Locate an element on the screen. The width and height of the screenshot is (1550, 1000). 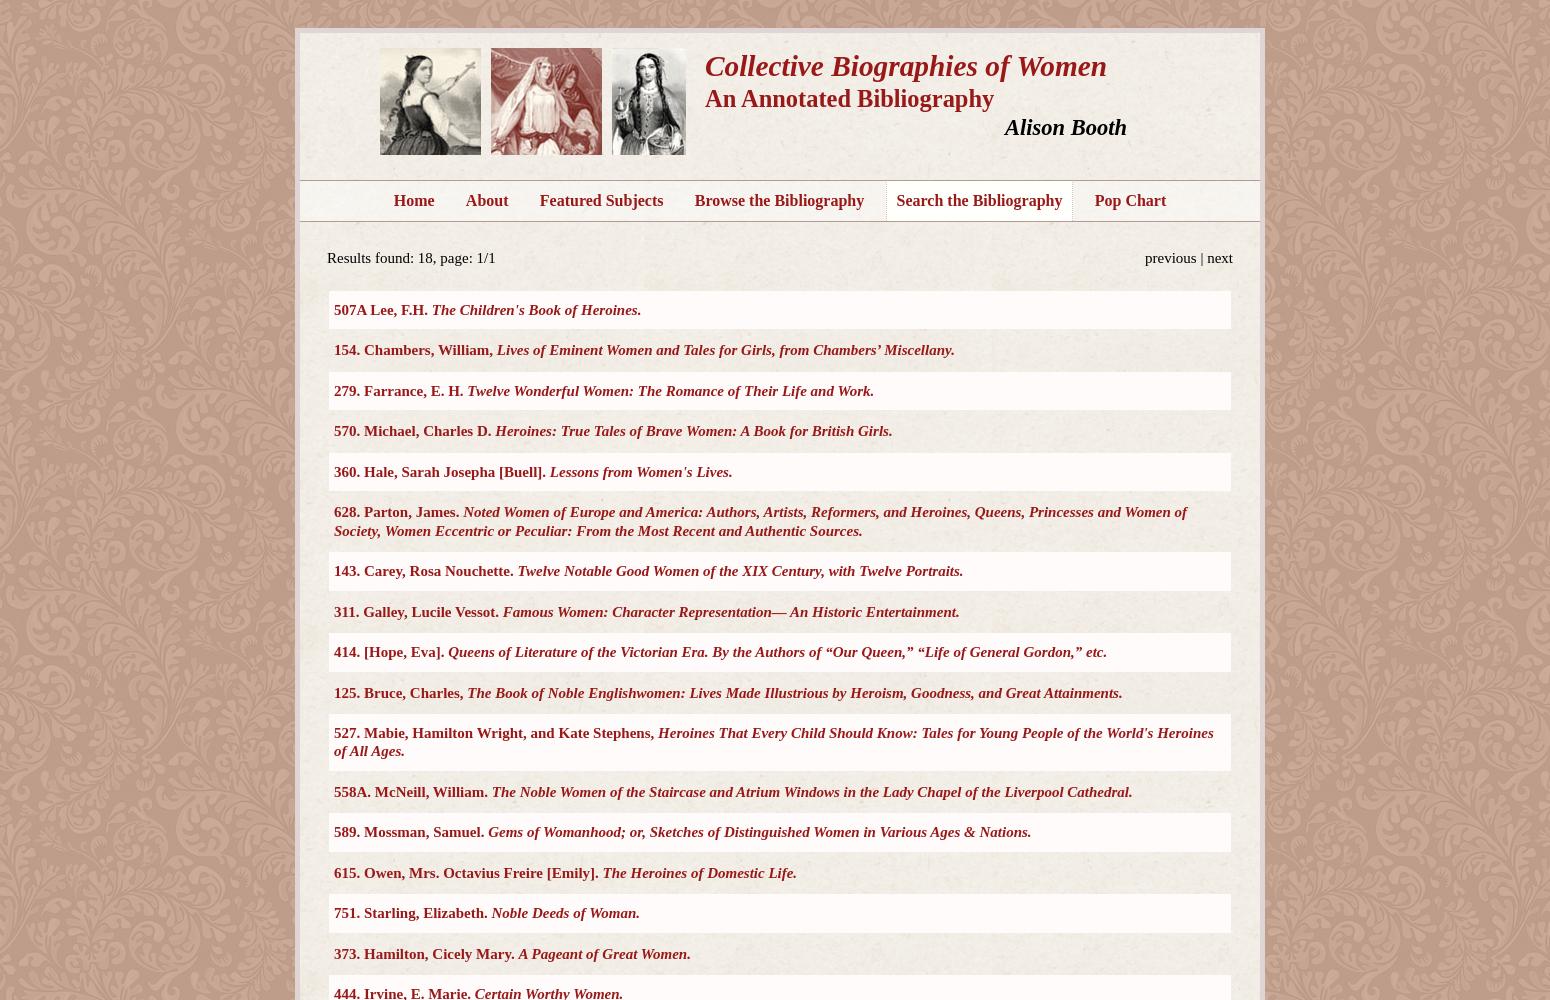
'589. Mossman, Samuel.' is located at coordinates (411, 831).